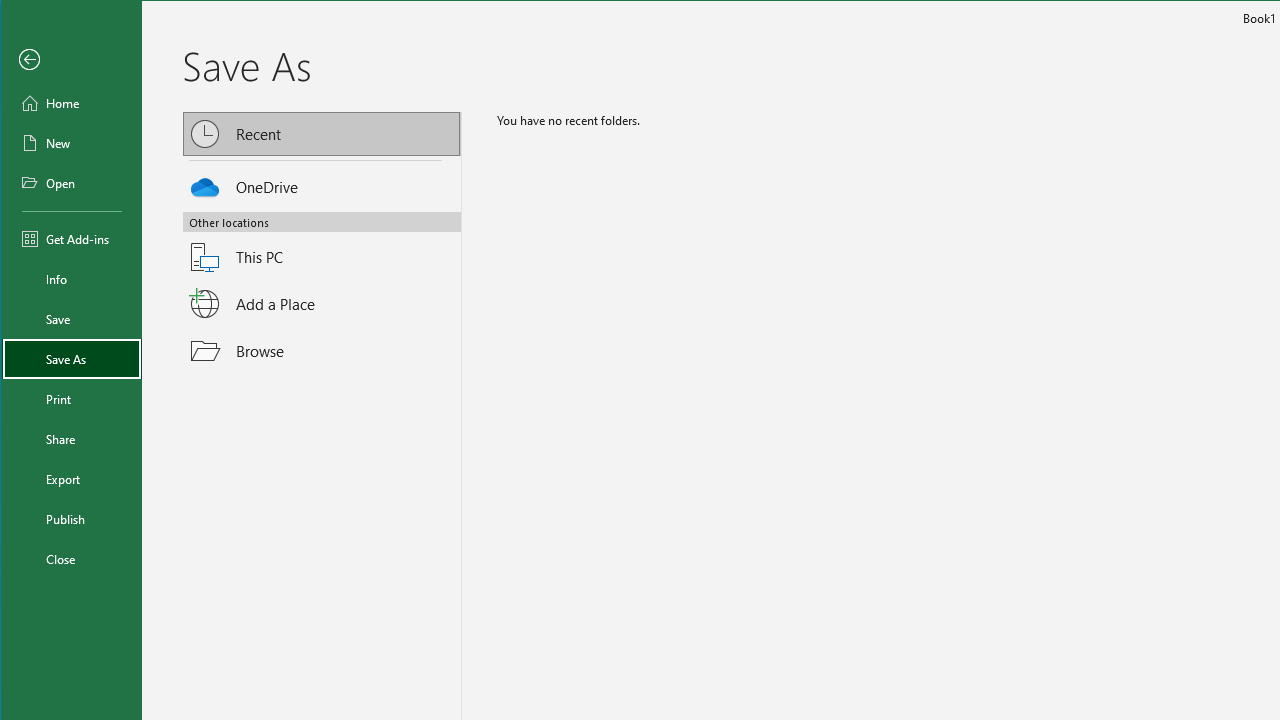 The image size is (1280, 720). I want to click on 'Export', so click(72, 479).